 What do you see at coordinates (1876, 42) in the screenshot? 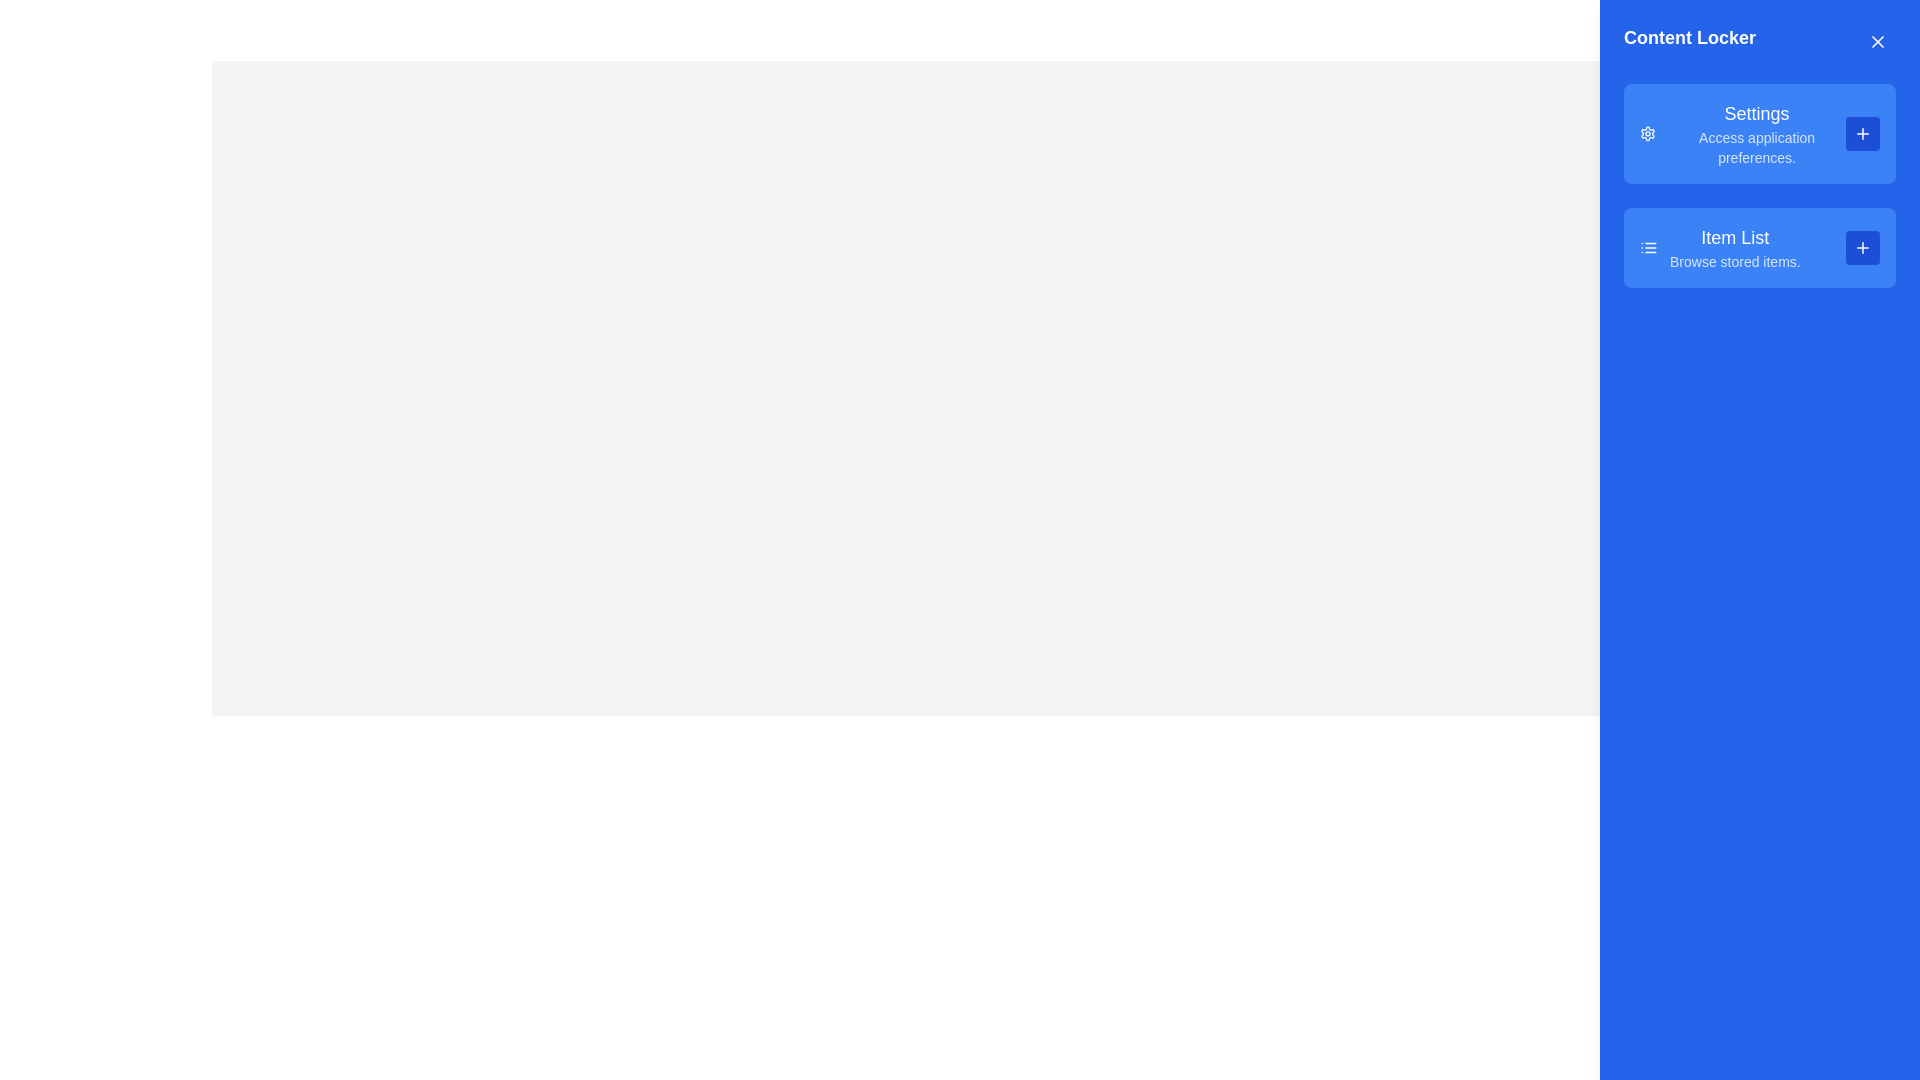
I see `the close button represented as an SVG icon (X mark) in the upper-right corner of the 'Content Locker' panel` at bounding box center [1876, 42].